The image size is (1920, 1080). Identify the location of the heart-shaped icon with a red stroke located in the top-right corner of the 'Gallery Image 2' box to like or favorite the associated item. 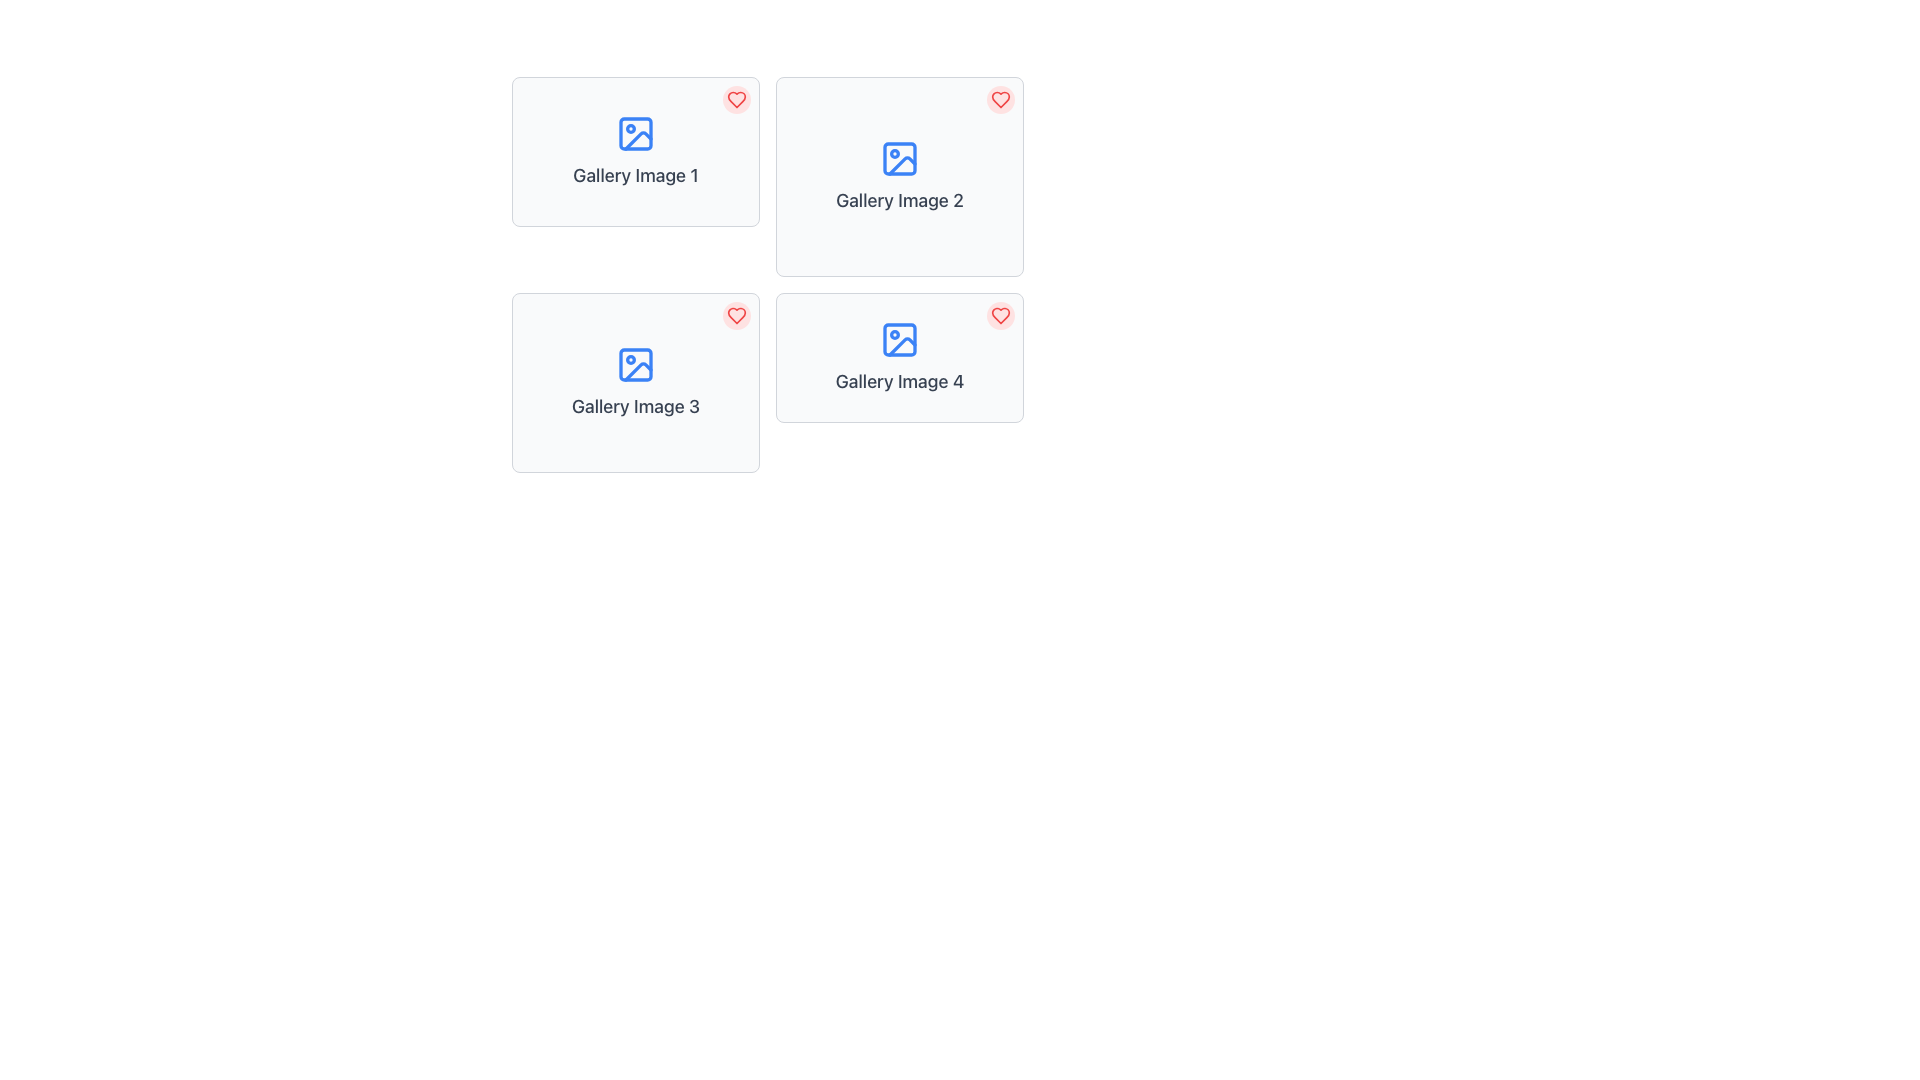
(1001, 100).